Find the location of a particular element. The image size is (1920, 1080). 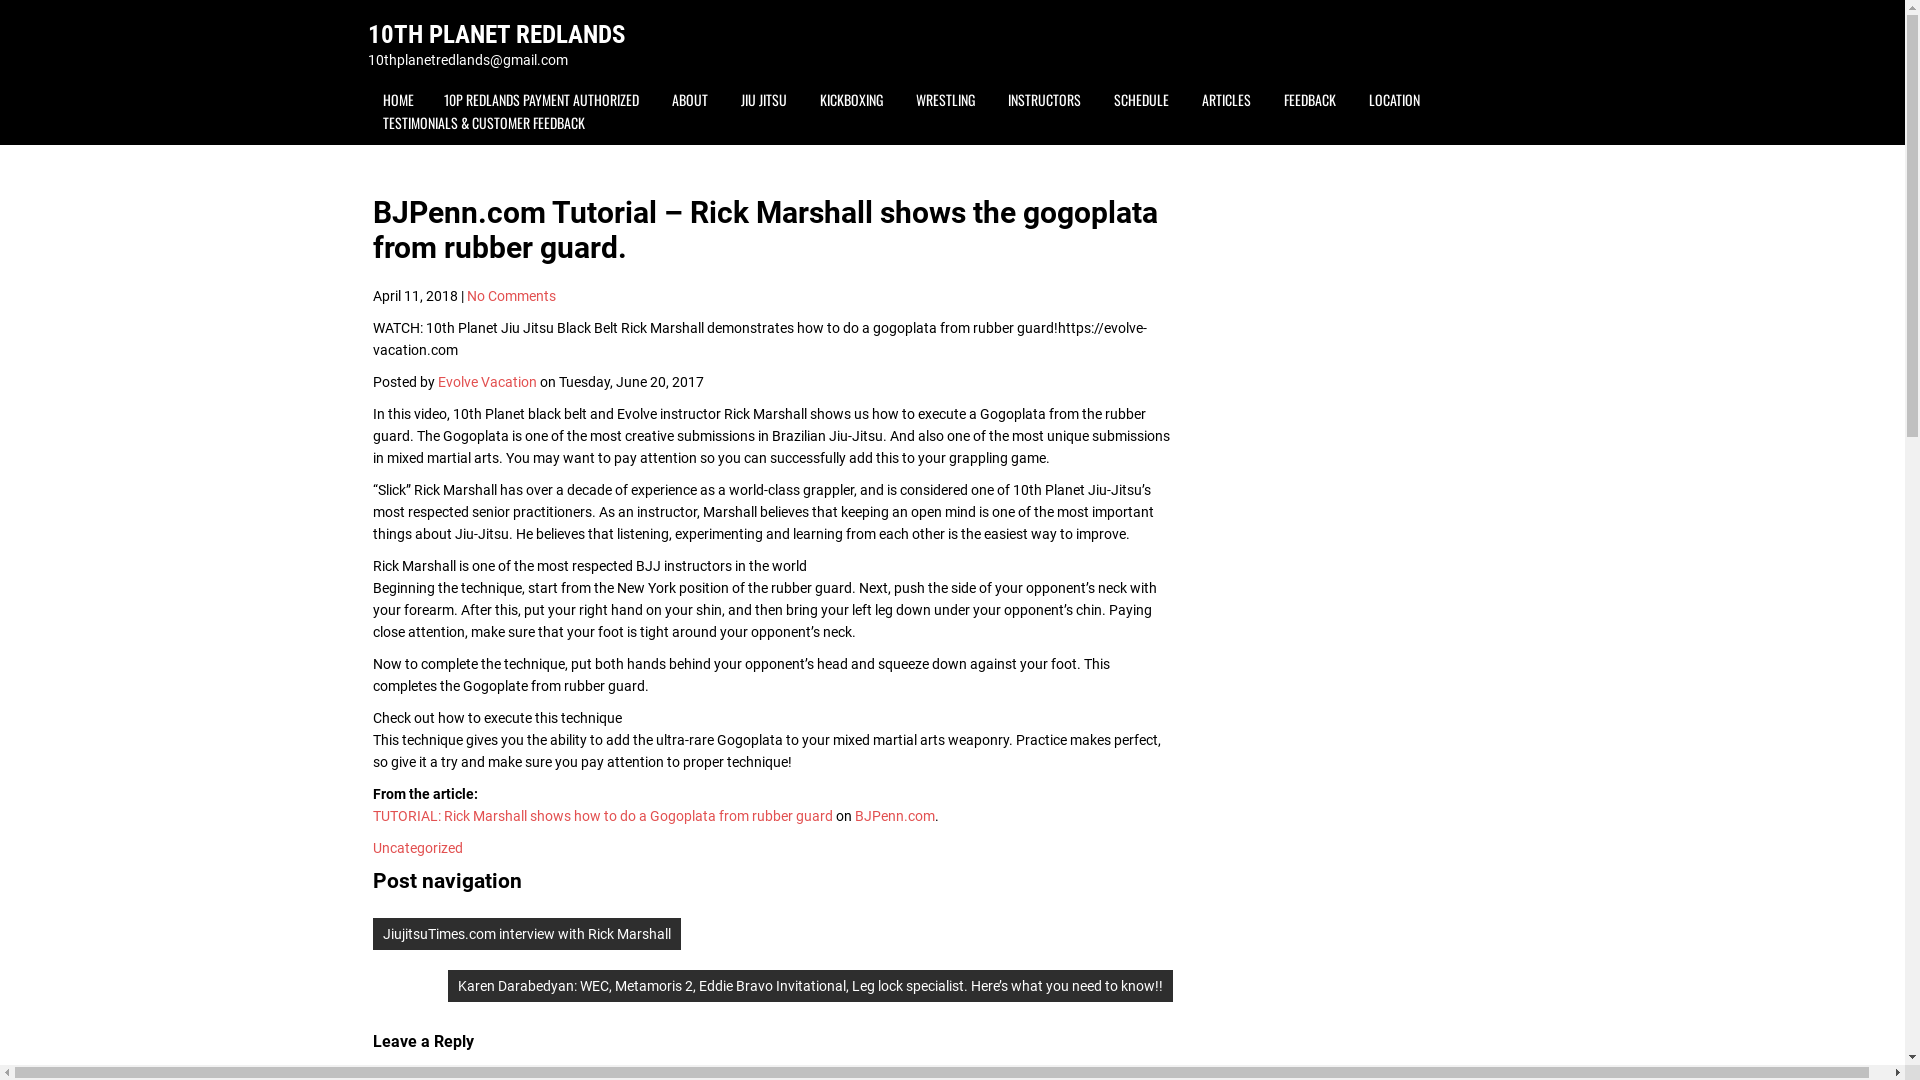

'ARTICLES' is located at coordinates (1224, 99).